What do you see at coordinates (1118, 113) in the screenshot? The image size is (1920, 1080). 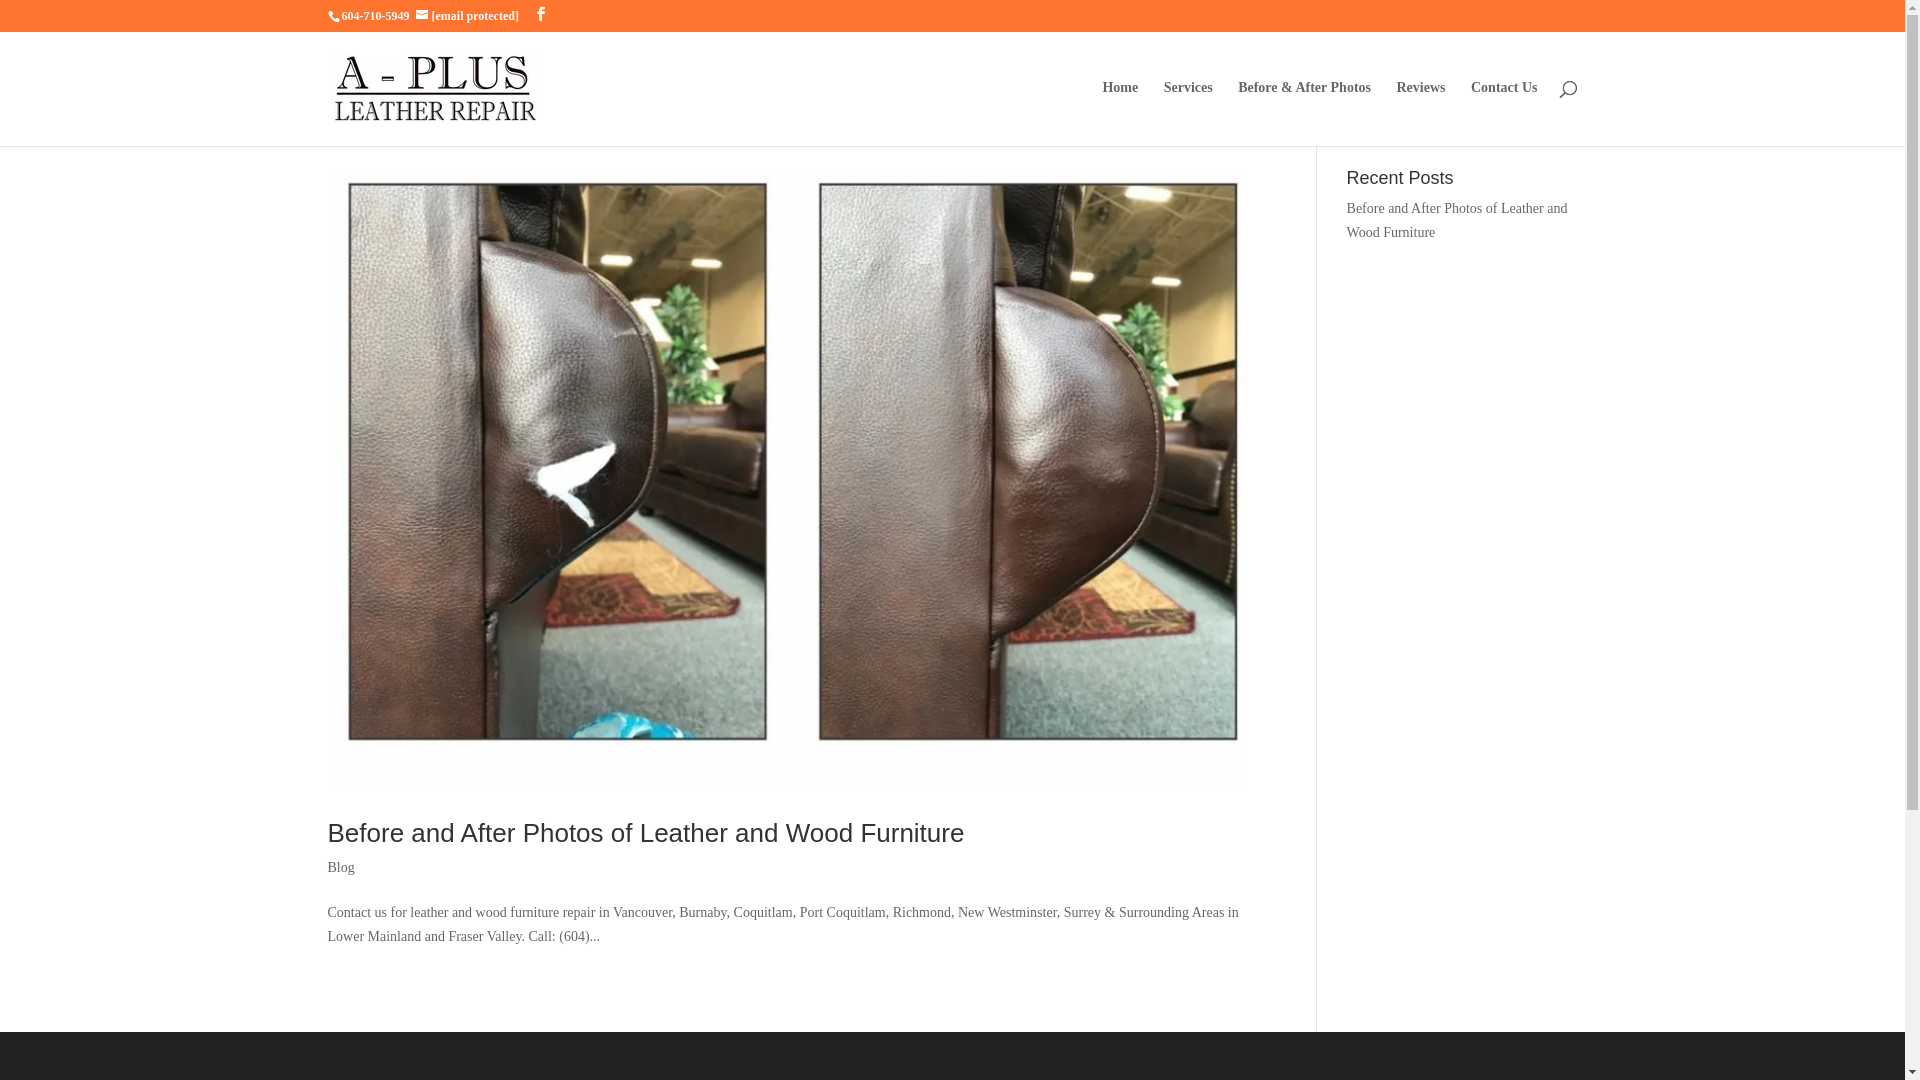 I see `'Home'` at bounding box center [1118, 113].